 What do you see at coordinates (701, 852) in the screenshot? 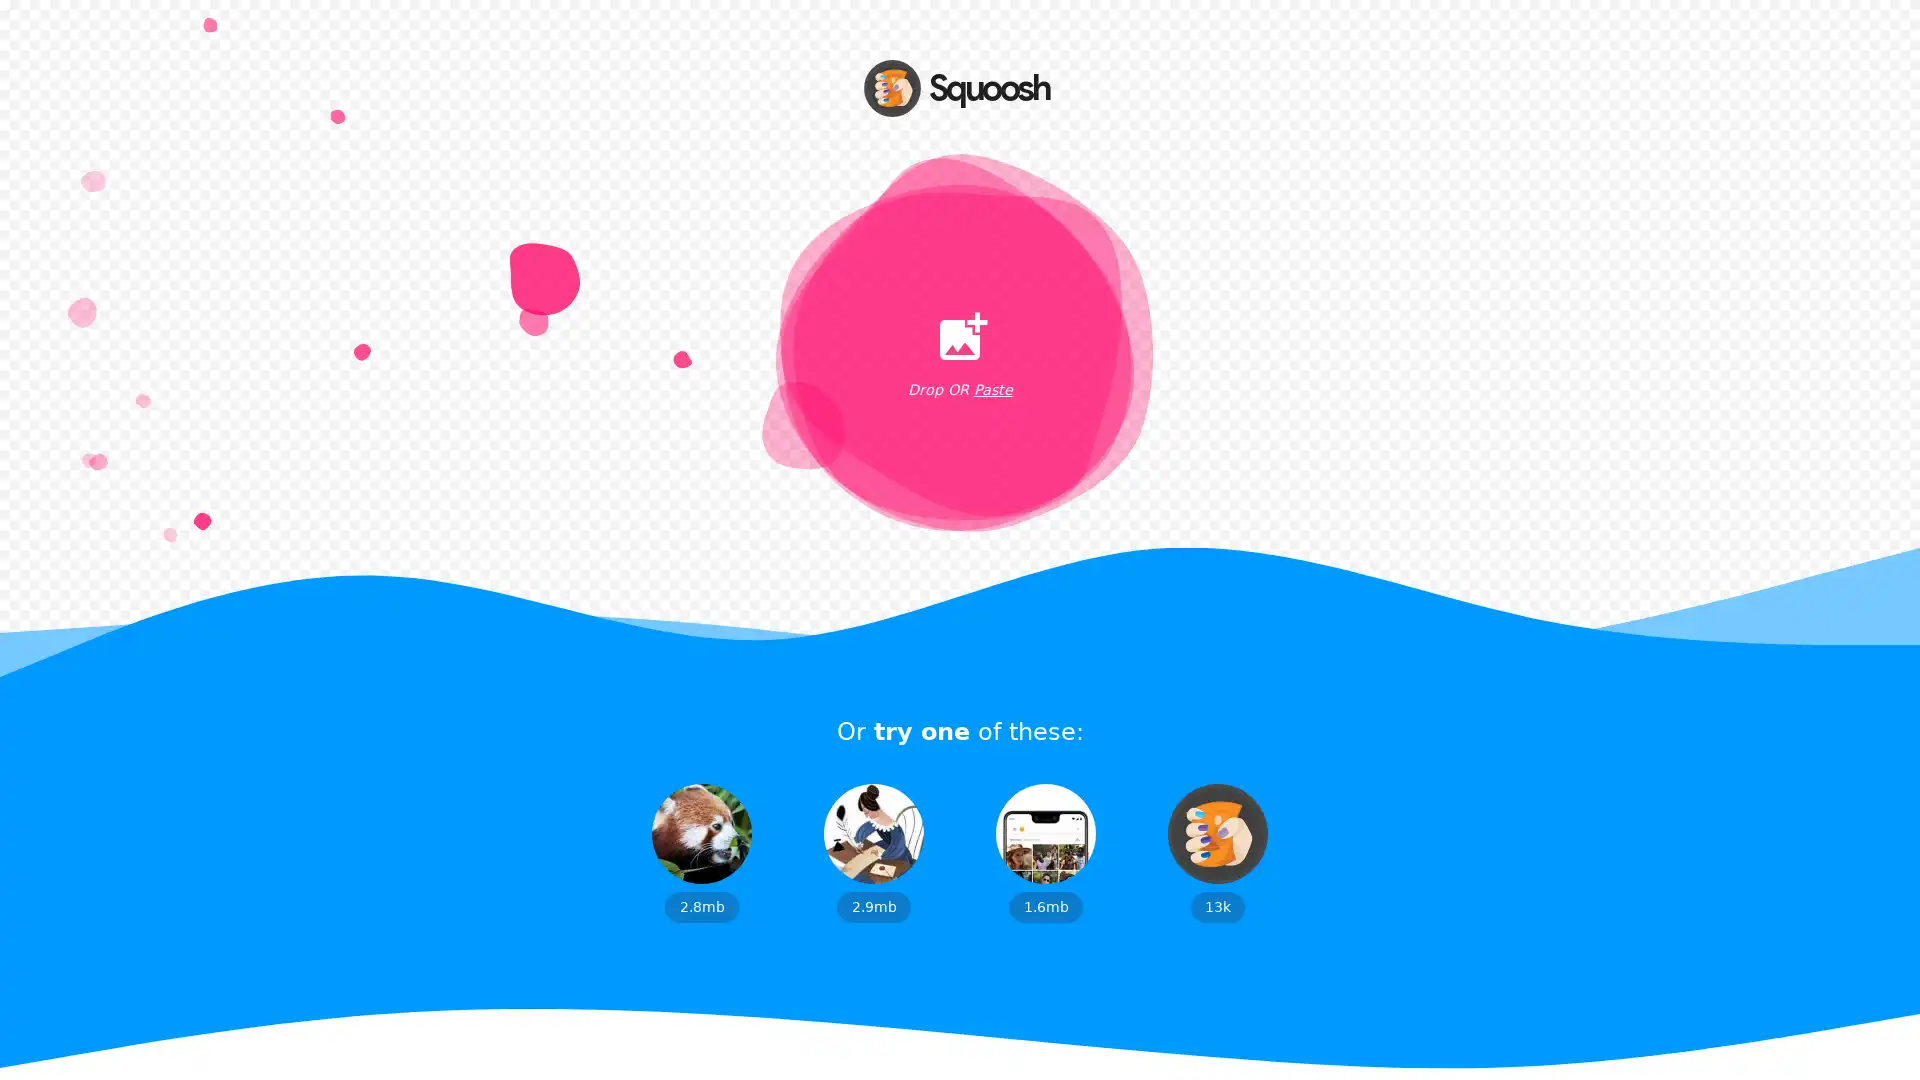
I see `Large photo 2.8mb` at bounding box center [701, 852].